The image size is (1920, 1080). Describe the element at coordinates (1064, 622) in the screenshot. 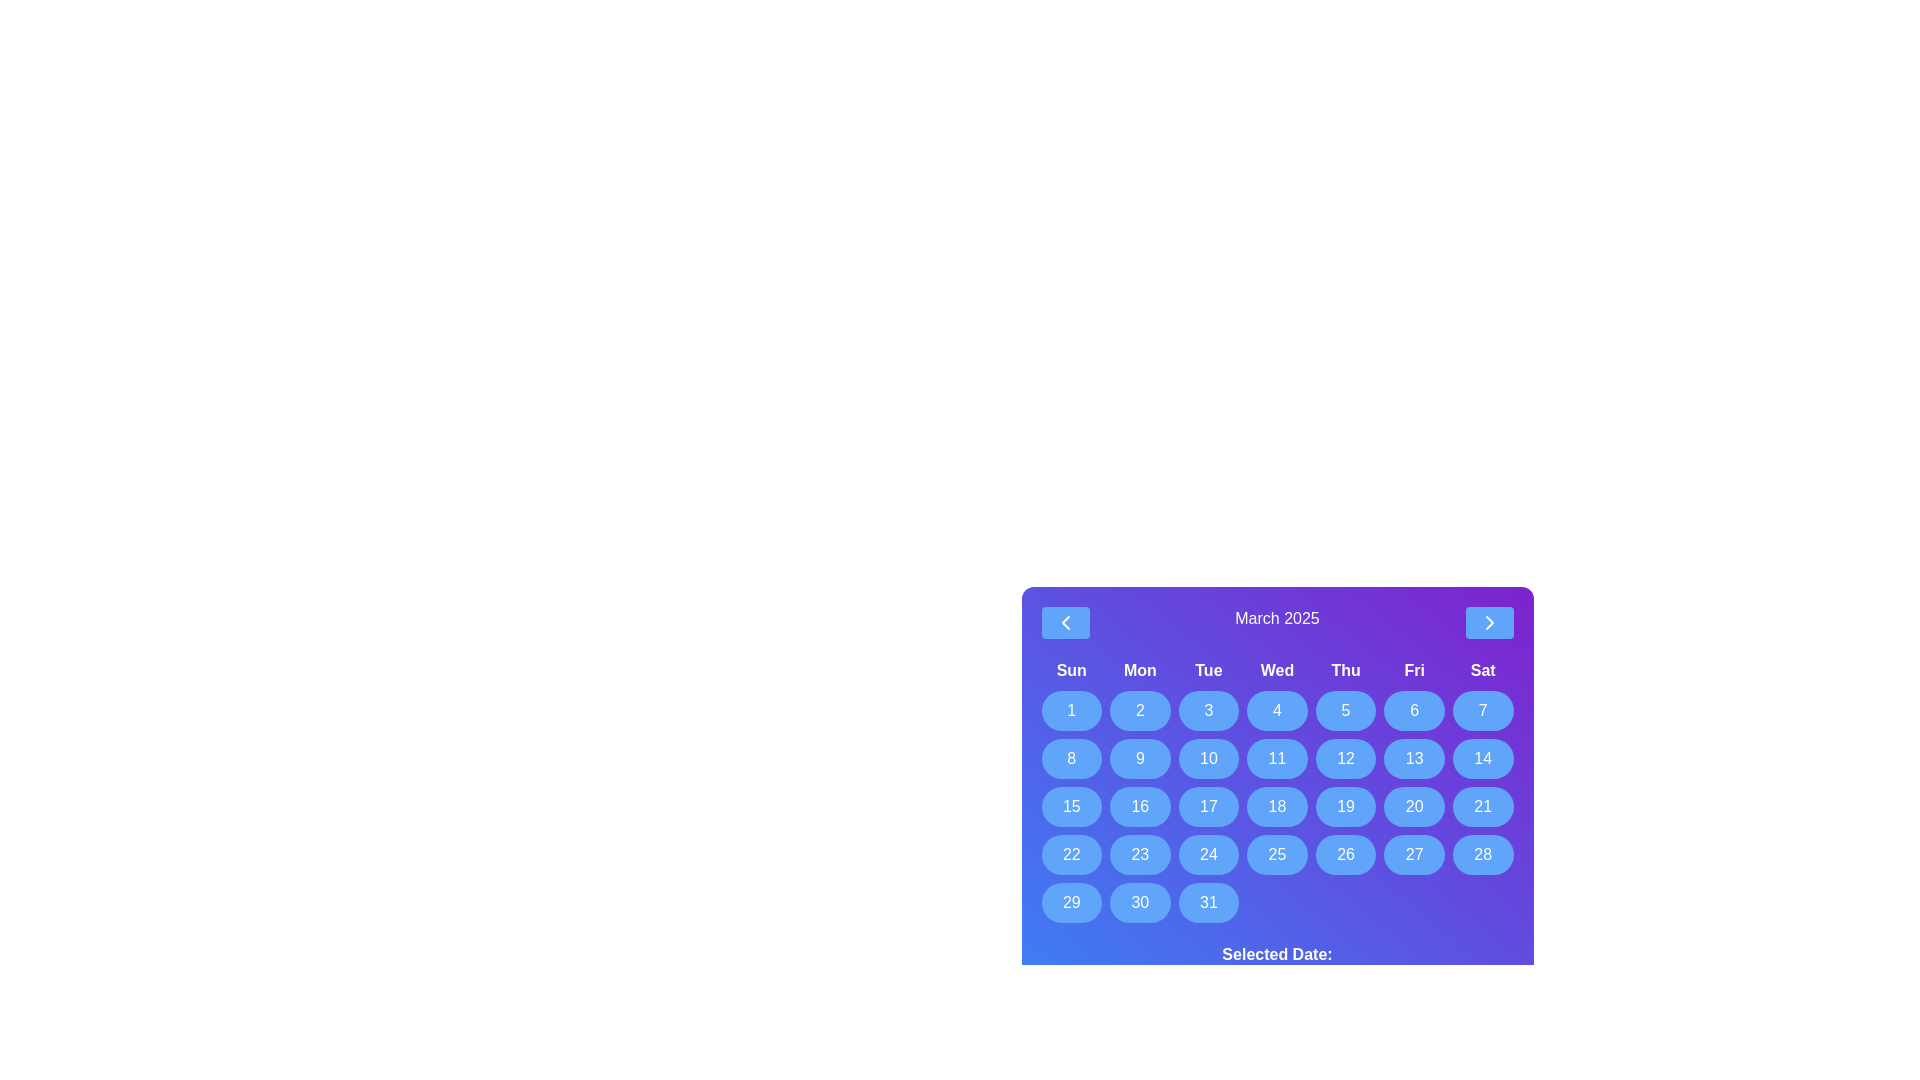

I see `the interactive chevron icon within the blue button located at the top-left corner of the calendar interface` at that location.